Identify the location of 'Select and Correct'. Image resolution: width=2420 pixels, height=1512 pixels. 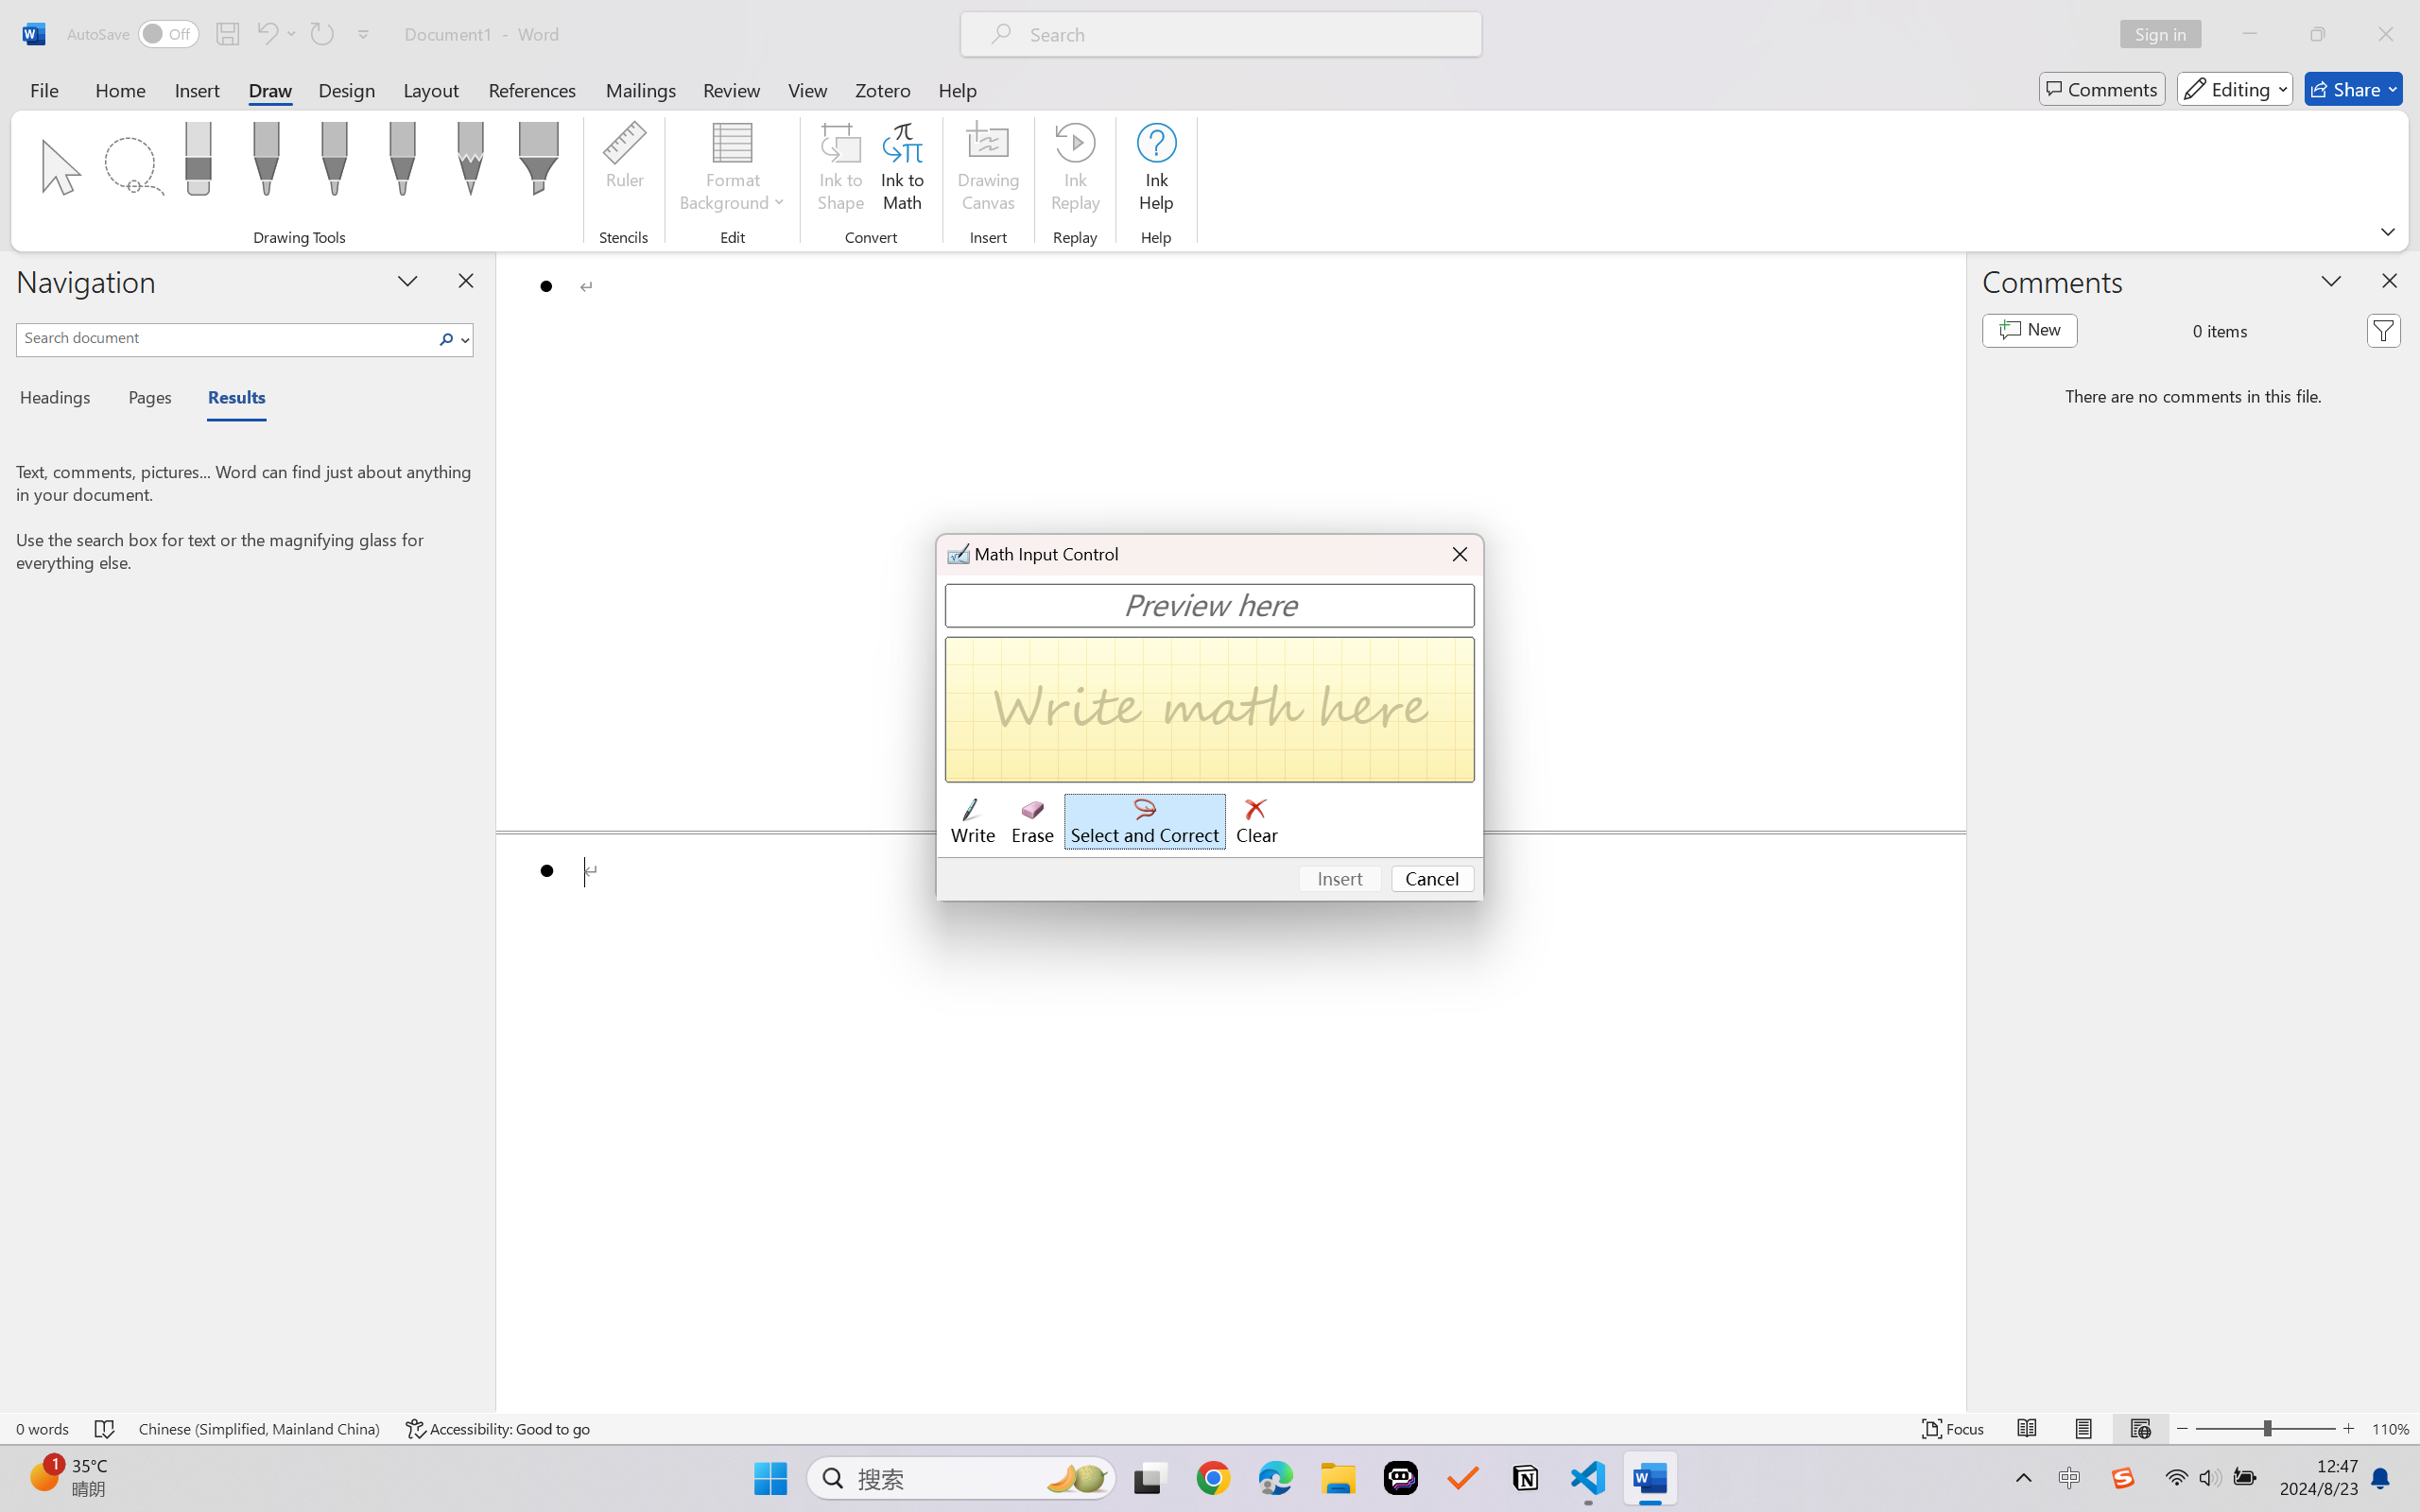
(1145, 820).